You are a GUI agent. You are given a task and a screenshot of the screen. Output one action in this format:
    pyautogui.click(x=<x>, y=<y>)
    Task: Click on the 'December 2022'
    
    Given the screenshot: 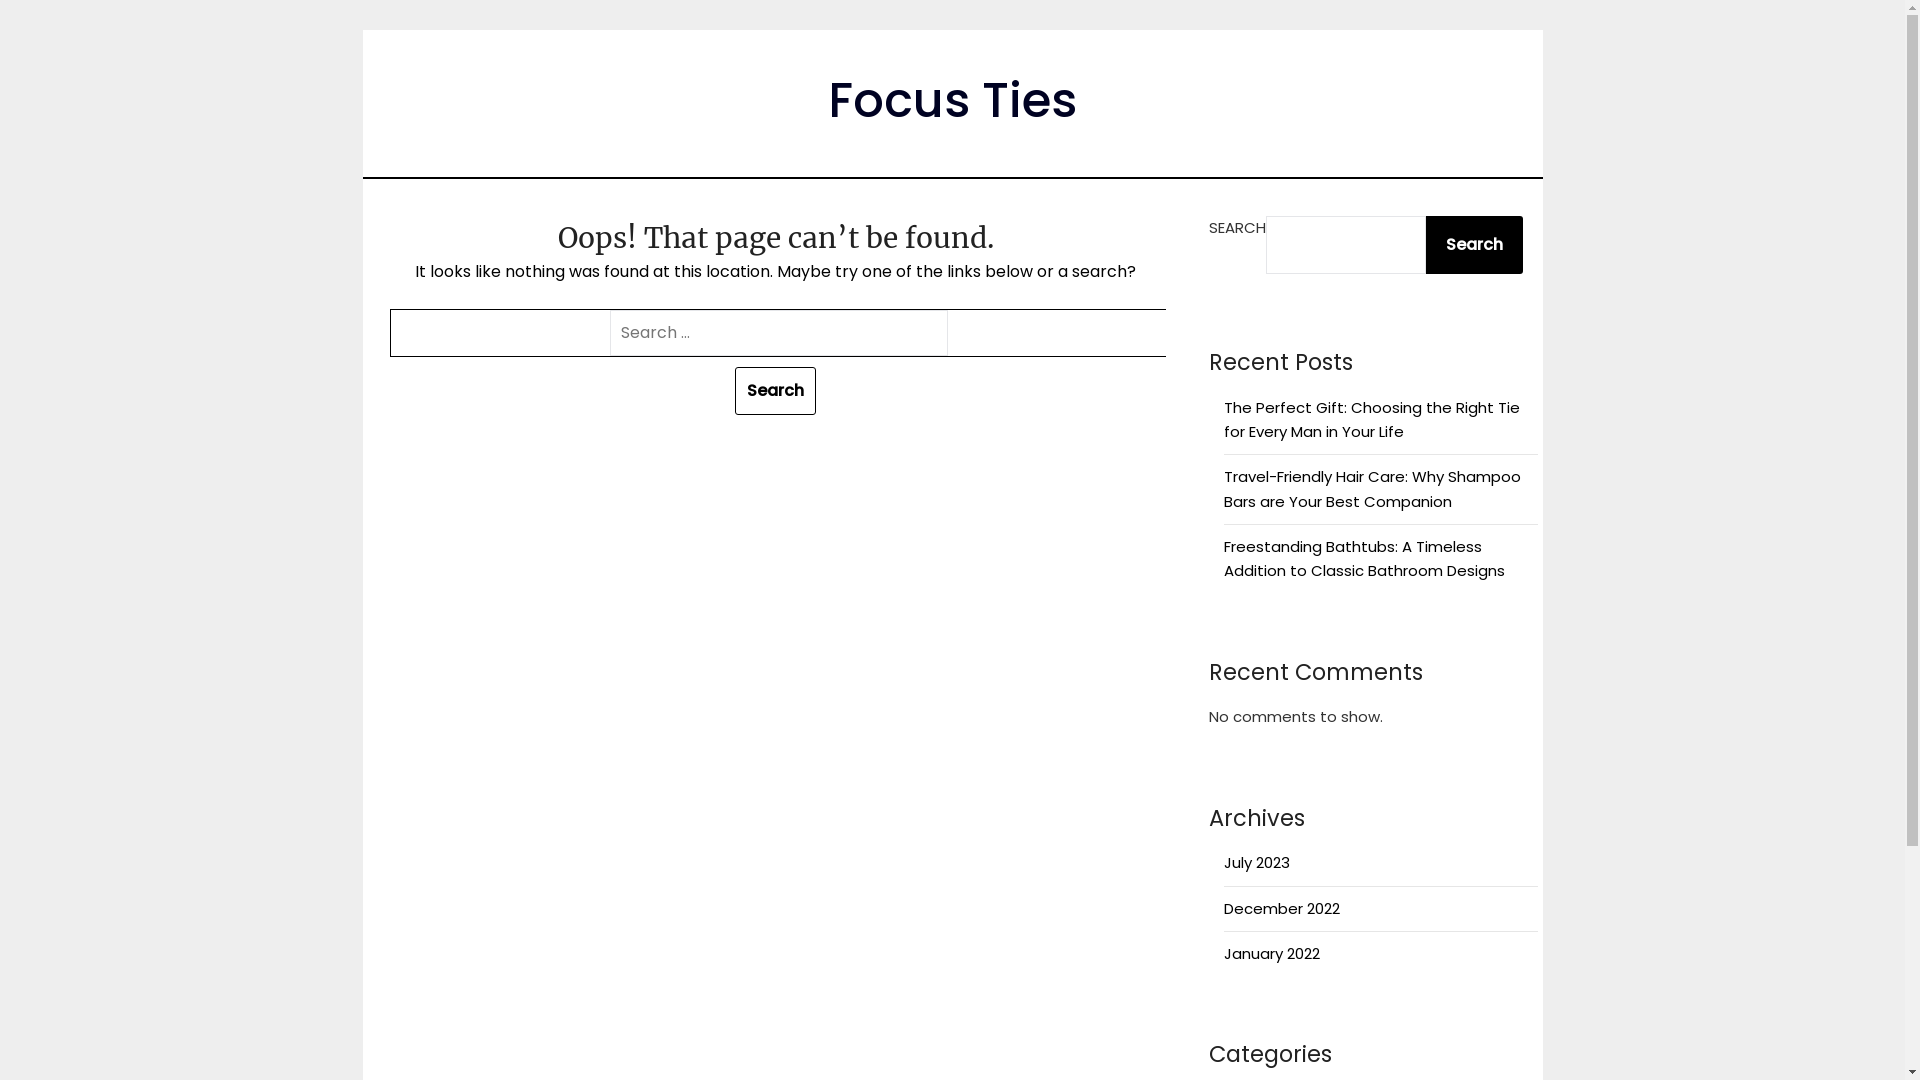 What is the action you would take?
    pyautogui.click(x=1281, y=908)
    